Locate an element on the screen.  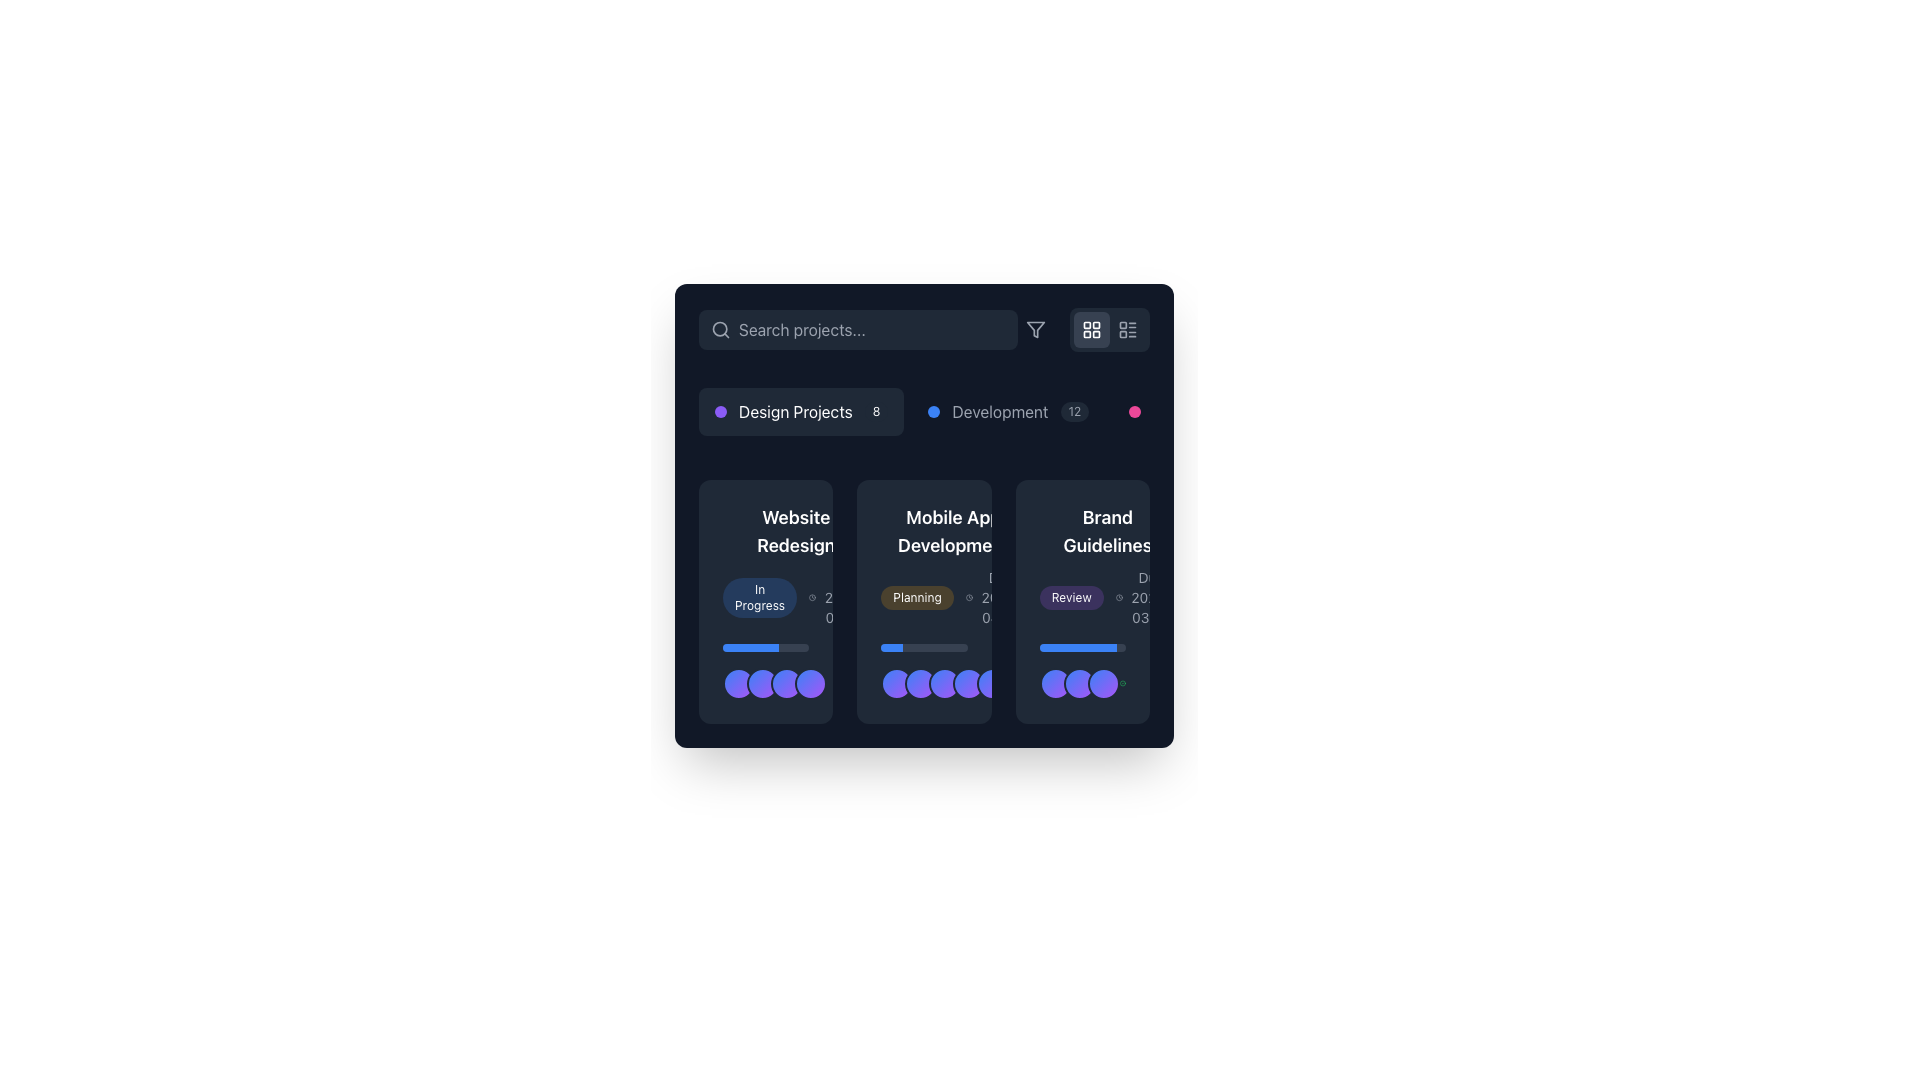
the Grouped Avatar Icons located in the bottom section of the leftmost card in a grid of three cards is located at coordinates (773, 682).